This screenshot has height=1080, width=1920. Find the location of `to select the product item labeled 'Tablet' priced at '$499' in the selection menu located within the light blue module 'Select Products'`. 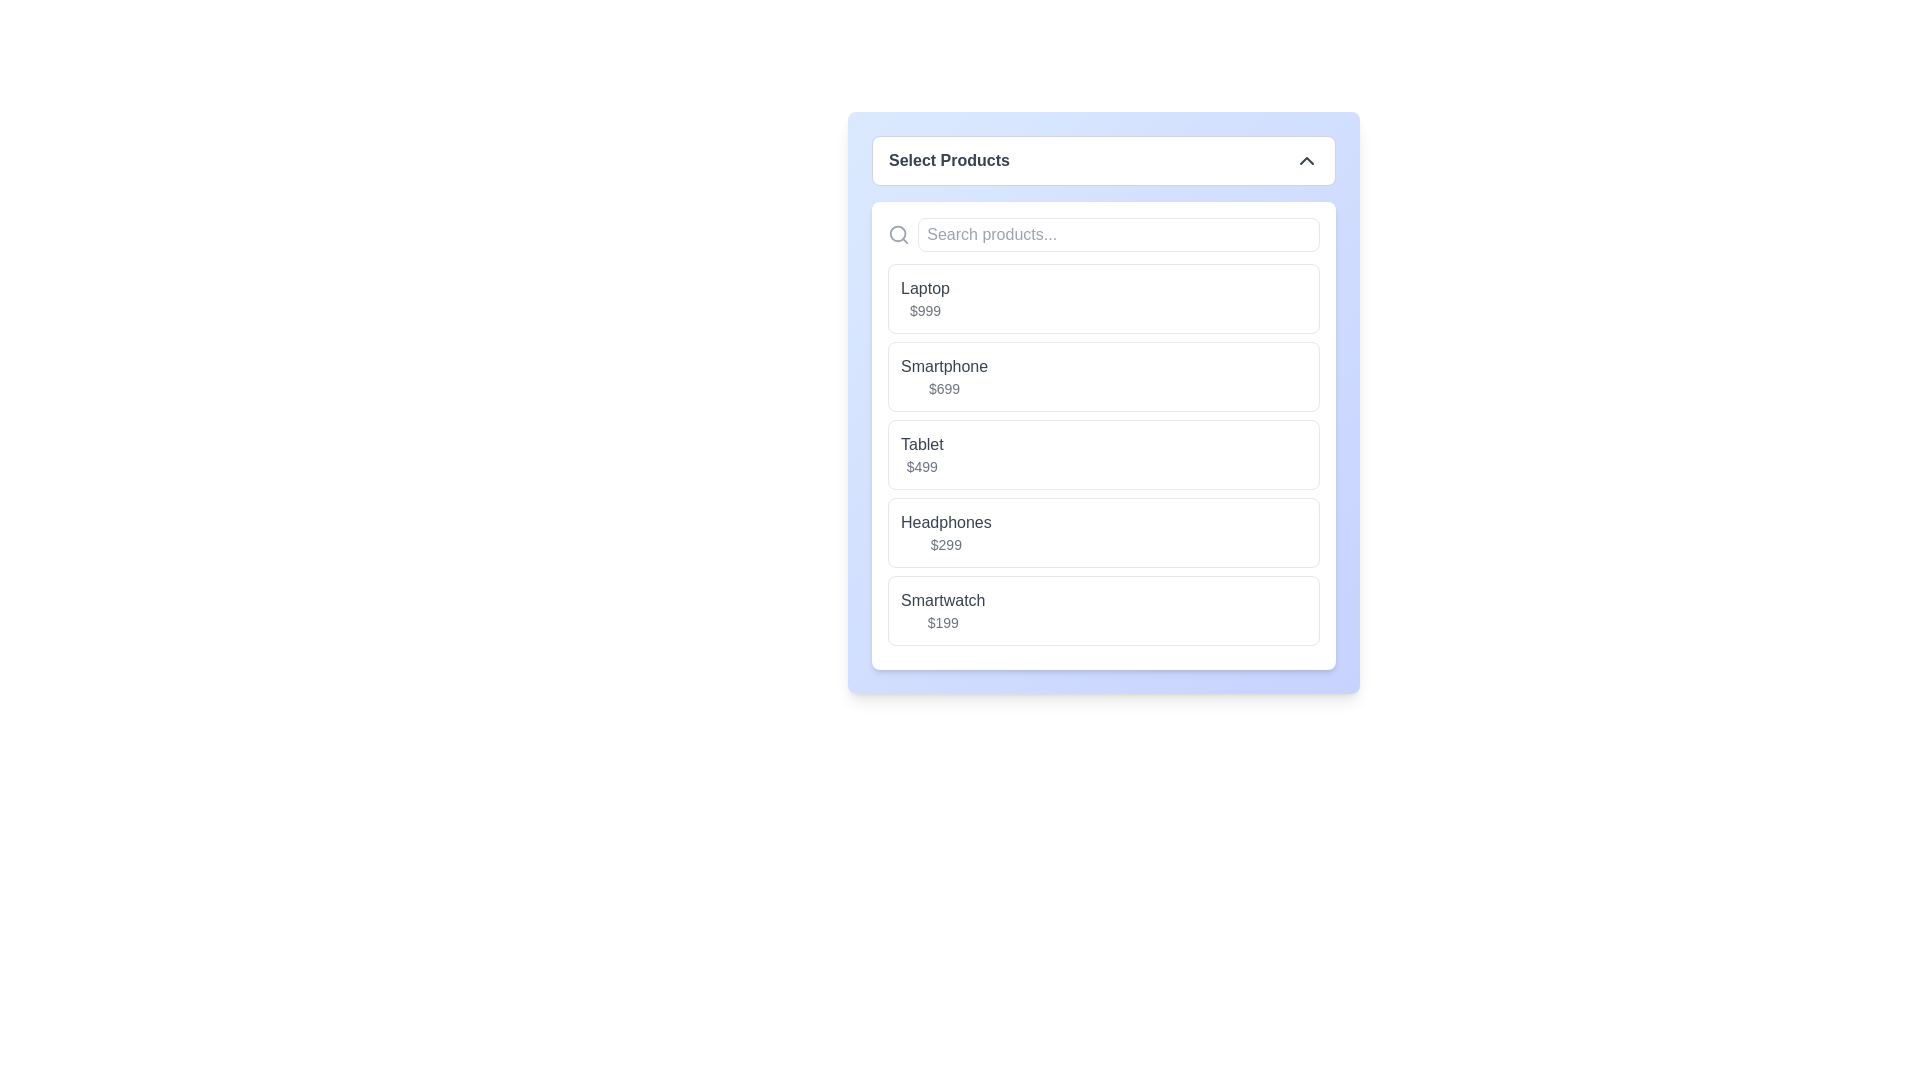

to select the product item labeled 'Tablet' priced at '$499' in the selection menu located within the light blue module 'Select Products' is located at coordinates (1103, 455).